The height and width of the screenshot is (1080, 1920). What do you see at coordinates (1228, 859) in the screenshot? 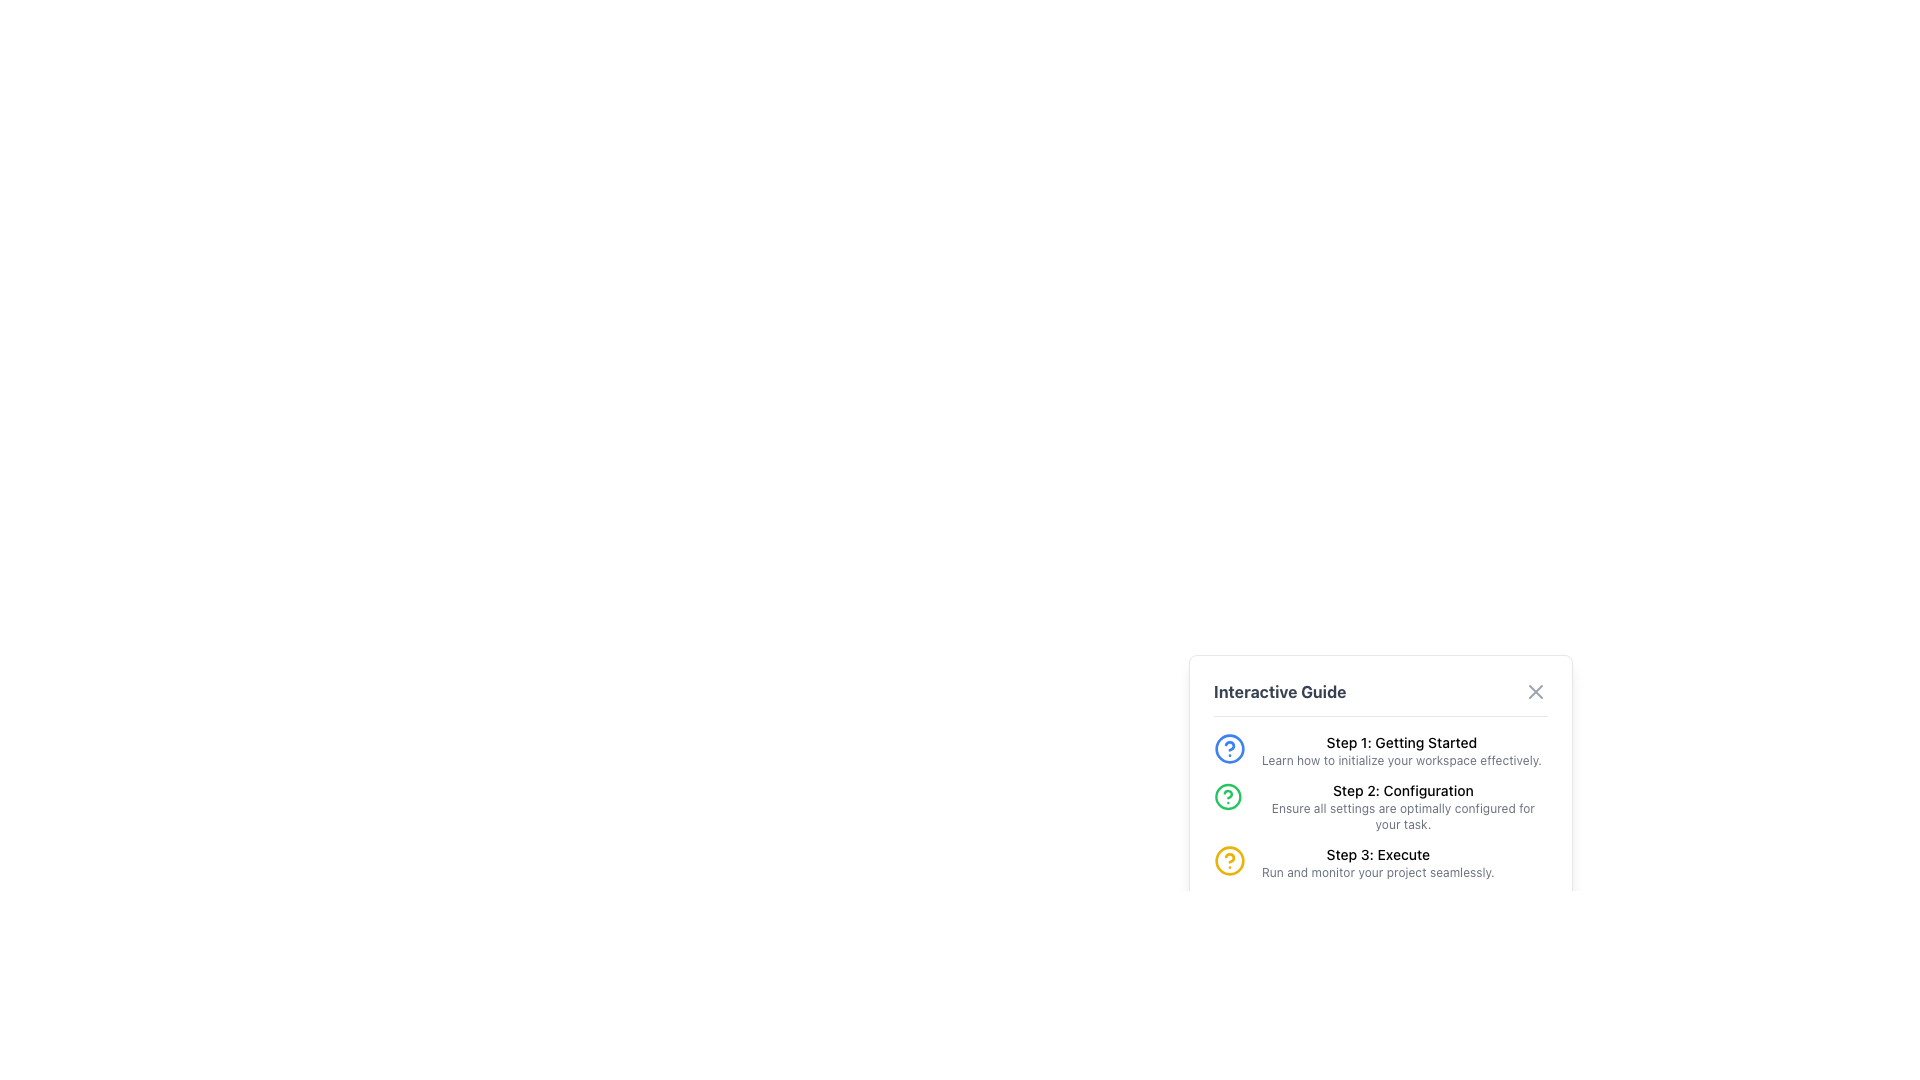
I see `the visual indicator for the third step of the interactive guide, labeled 'Step 3: Execute', located to the left of the 'Step 3' text` at bounding box center [1228, 859].